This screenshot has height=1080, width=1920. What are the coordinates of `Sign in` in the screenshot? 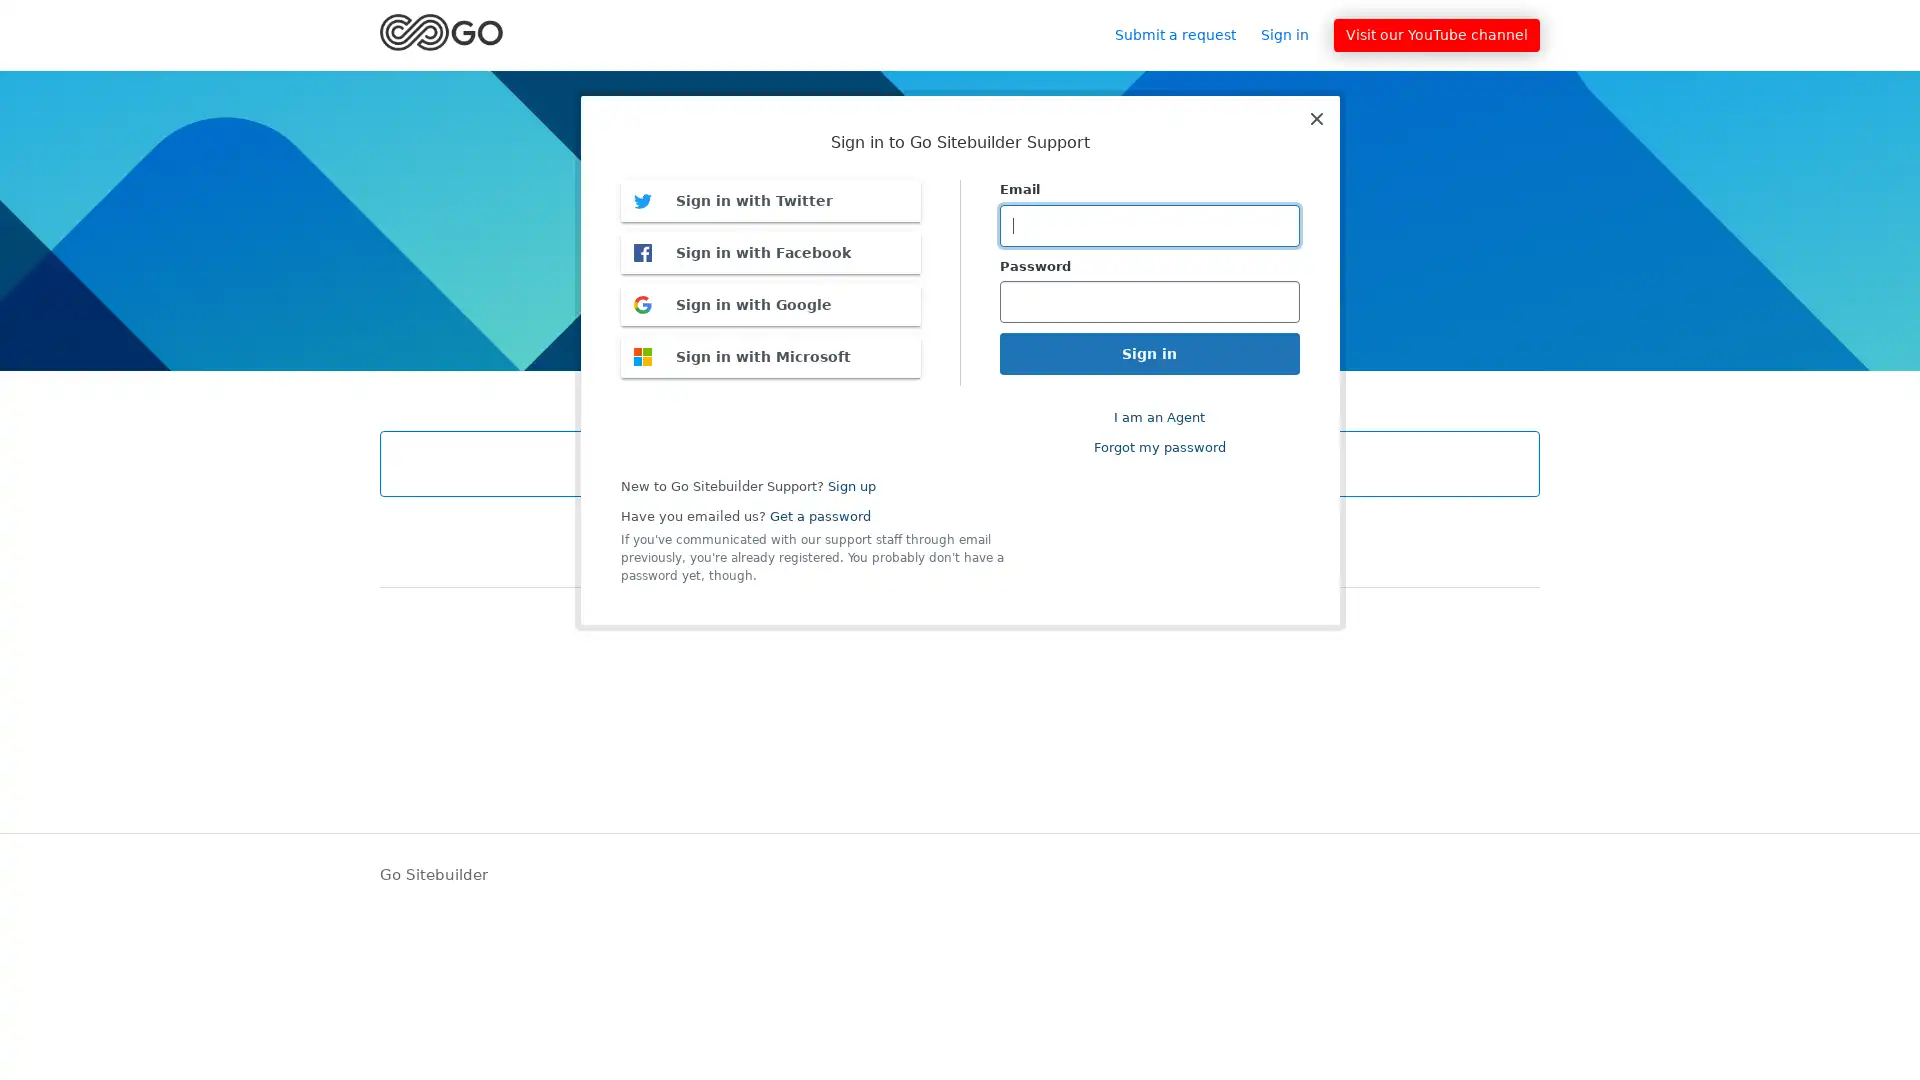 It's located at (1295, 34).